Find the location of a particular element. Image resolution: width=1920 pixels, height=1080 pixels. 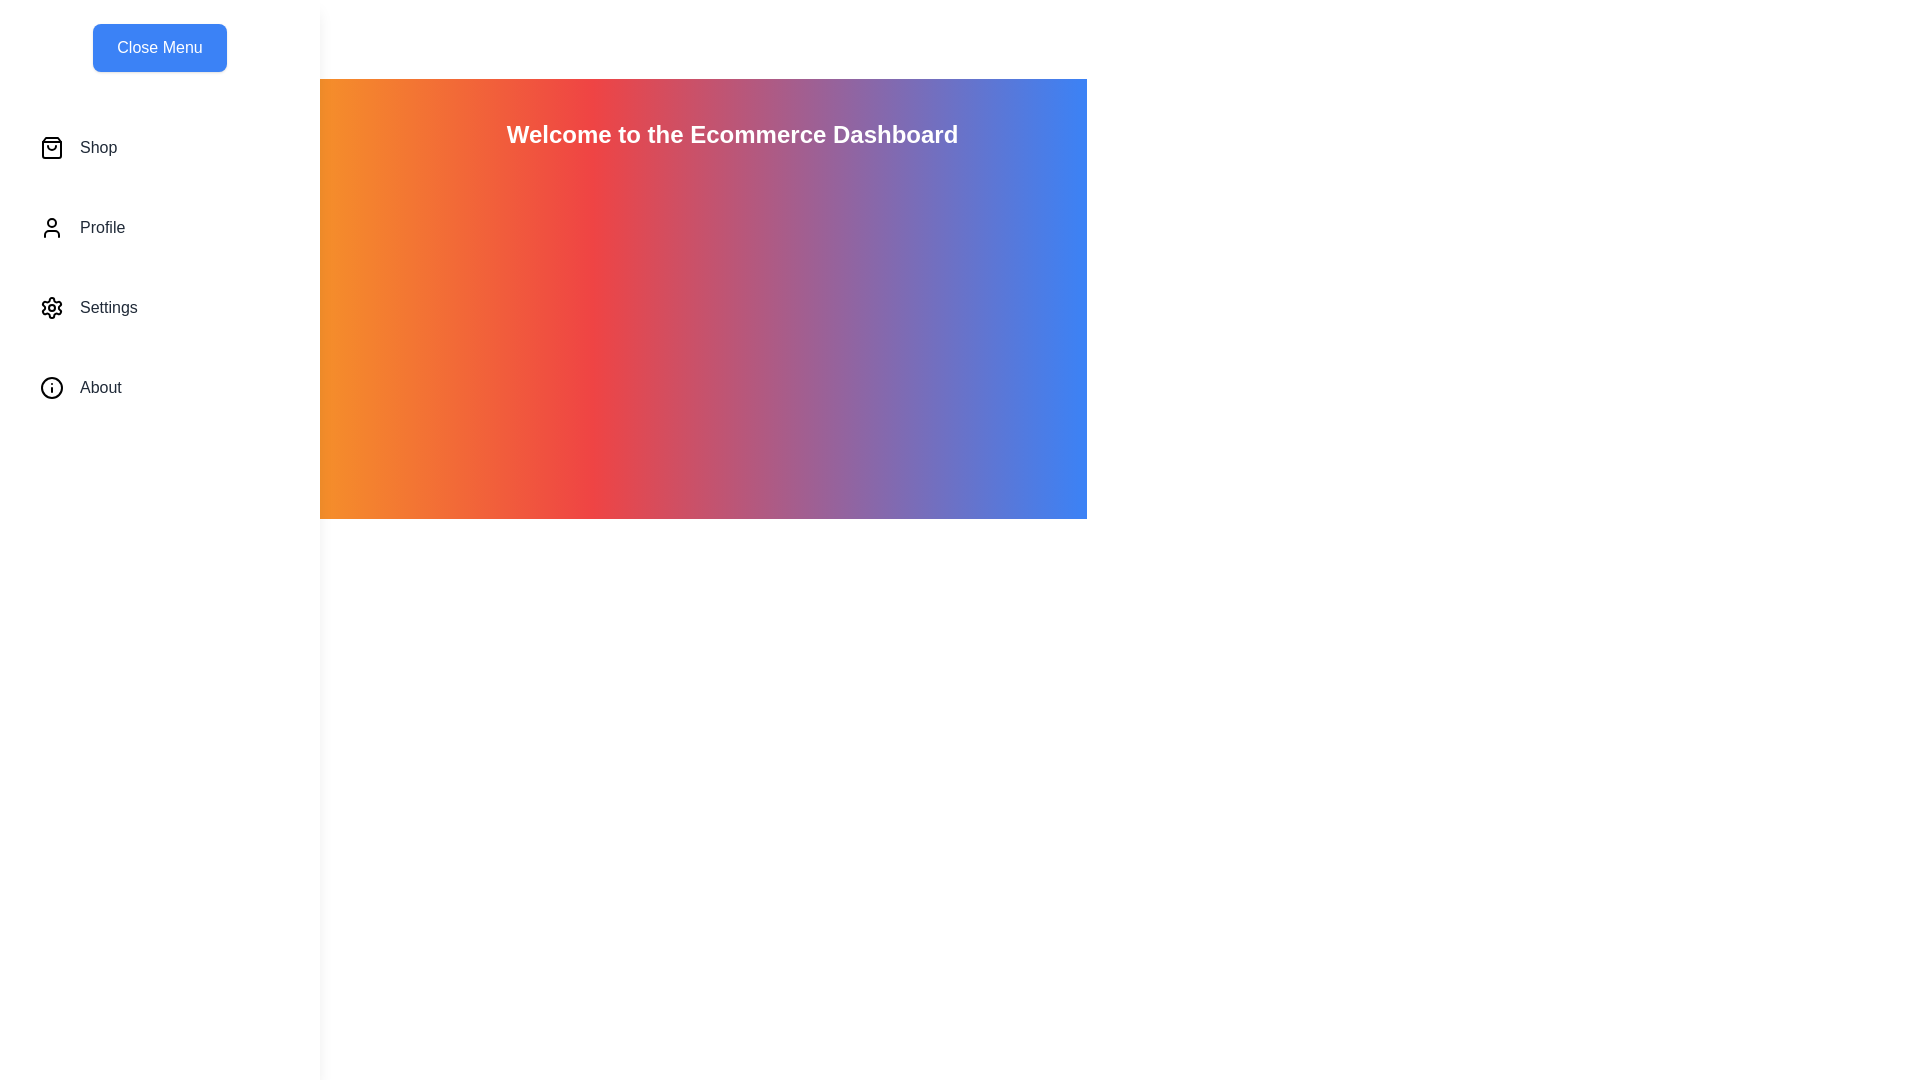

the 'Close Menu' button to toggle the drawer is located at coordinates (158, 46).